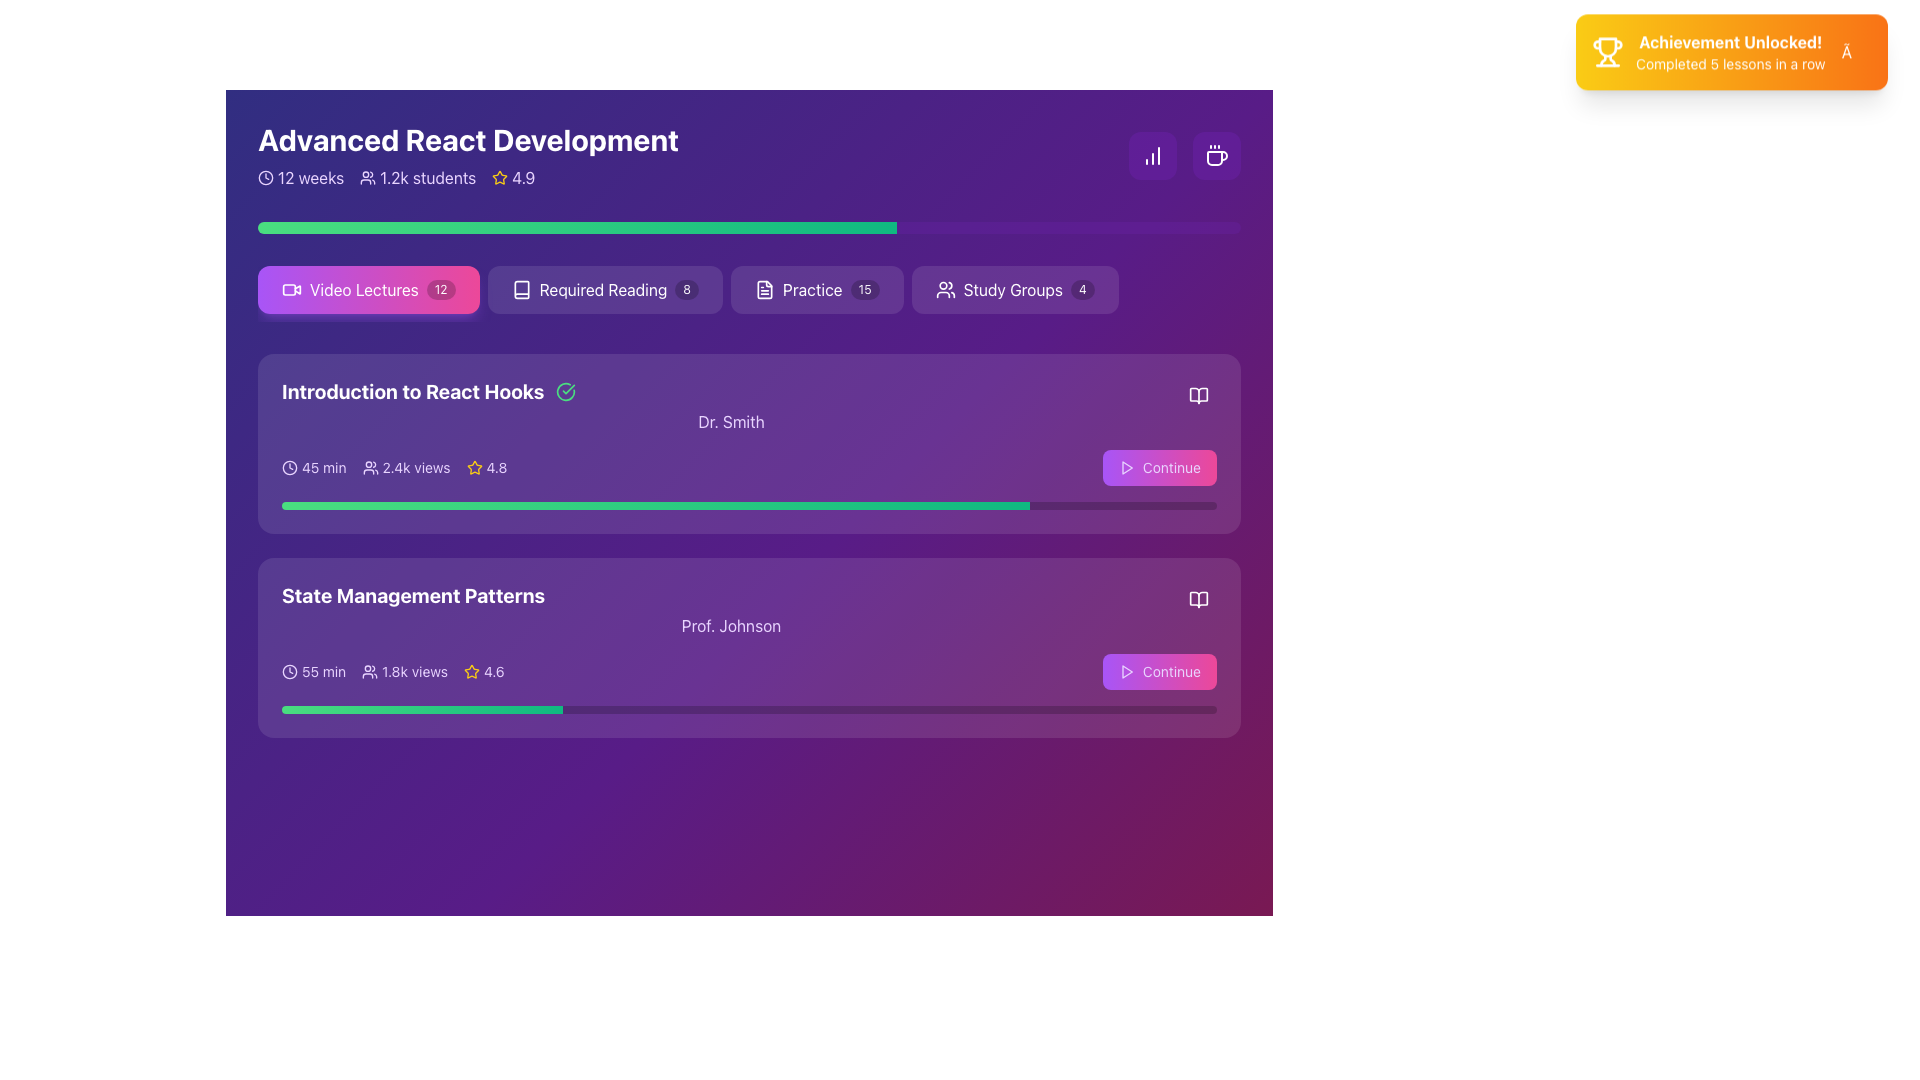  Describe the element at coordinates (368, 176) in the screenshot. I see `the icon resembling a group of people, which is styled as an outline drawing with a 'currentColor' stroke, located to the left of the '1.2k students' text under the course title 'Advanced React Development'` at that location.